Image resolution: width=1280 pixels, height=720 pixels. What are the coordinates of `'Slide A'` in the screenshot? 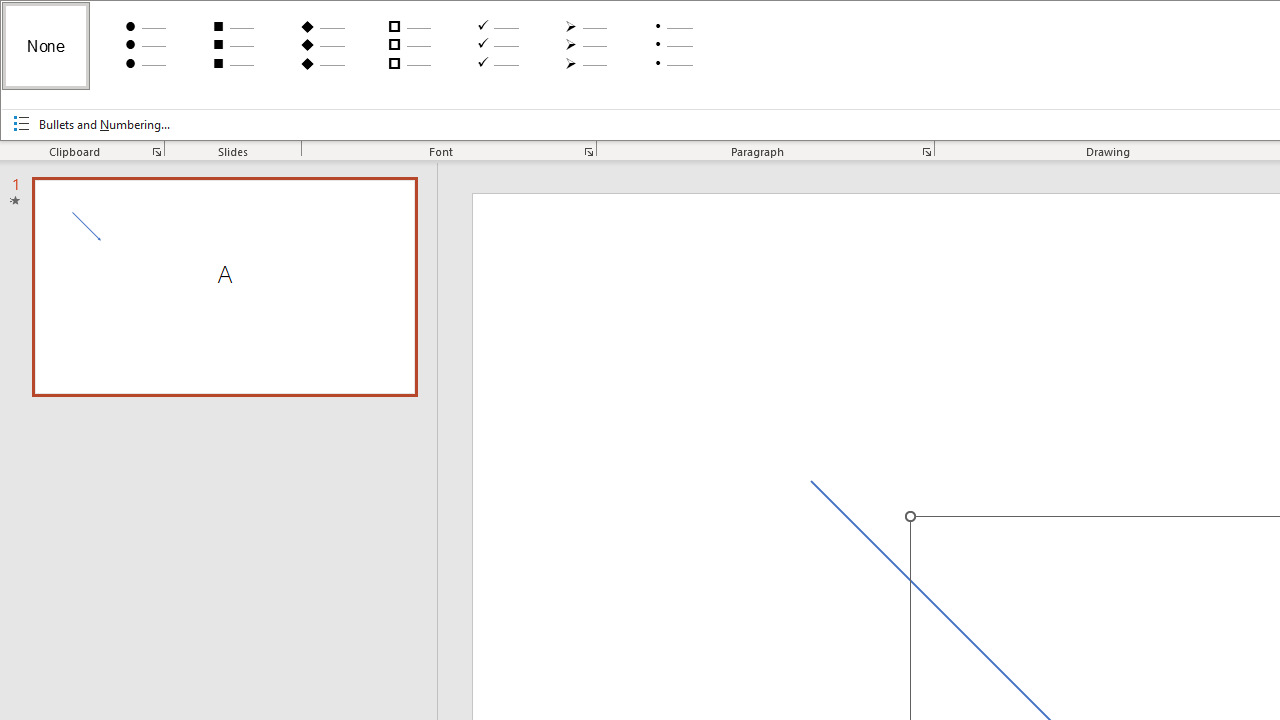 It's located at (224, 286).